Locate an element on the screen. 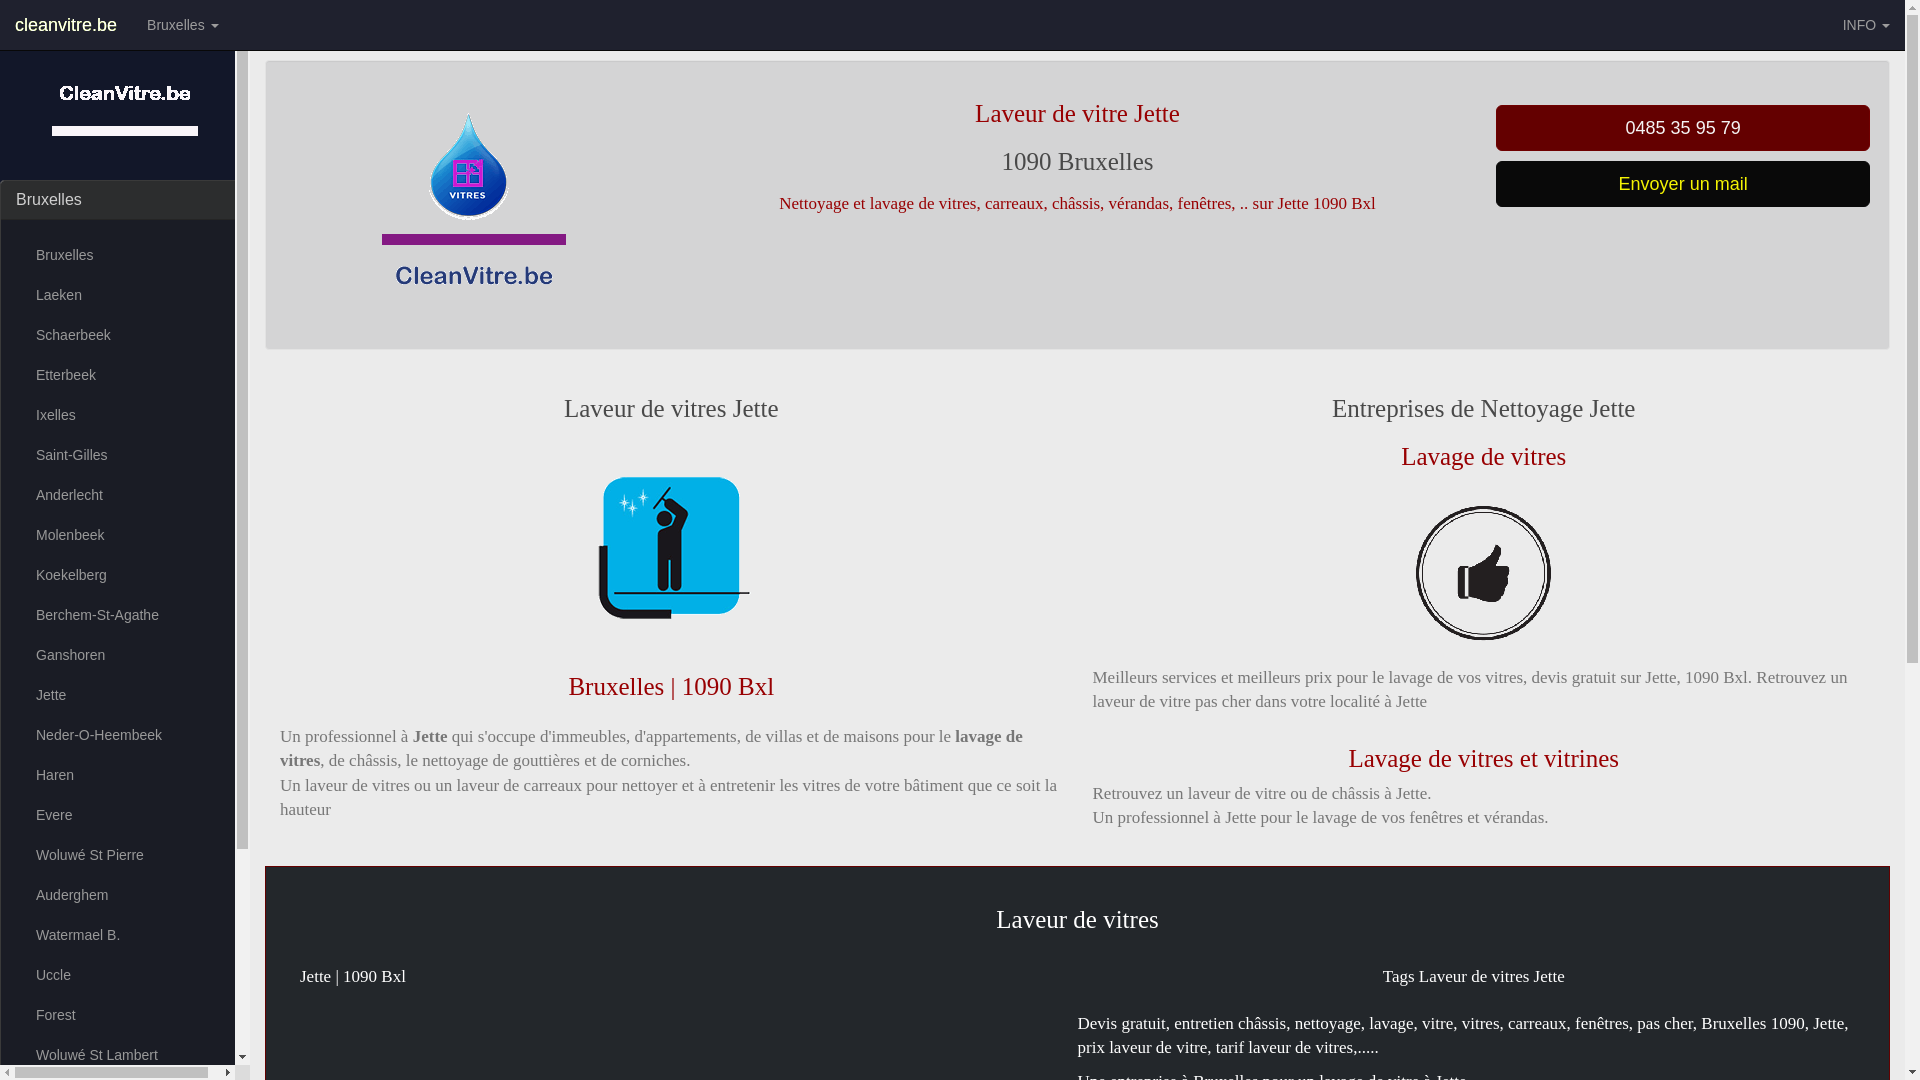 The height and width of the screenshot is (1080, 1920). 'Envoyer un mail' is located at coordinates (1682, 184).